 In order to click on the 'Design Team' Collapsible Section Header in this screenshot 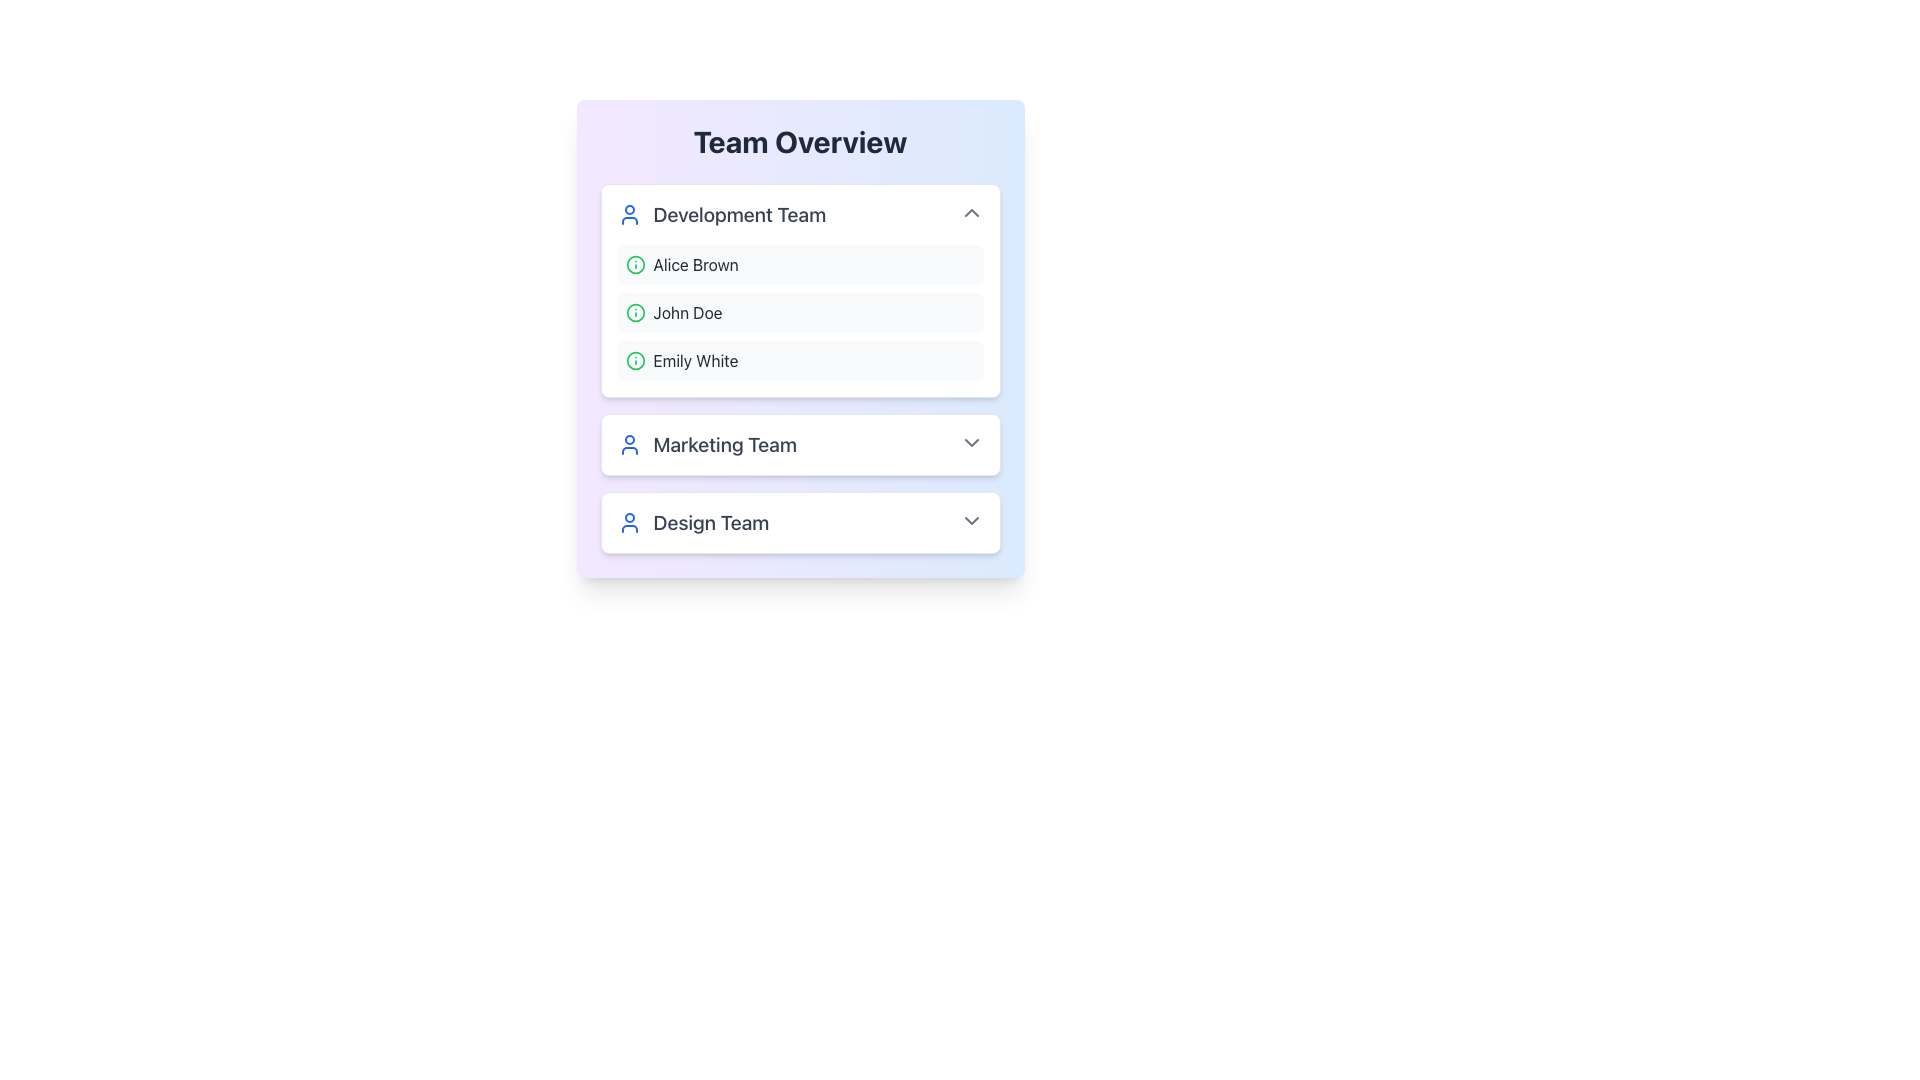, I will do `click(693, 522)`.